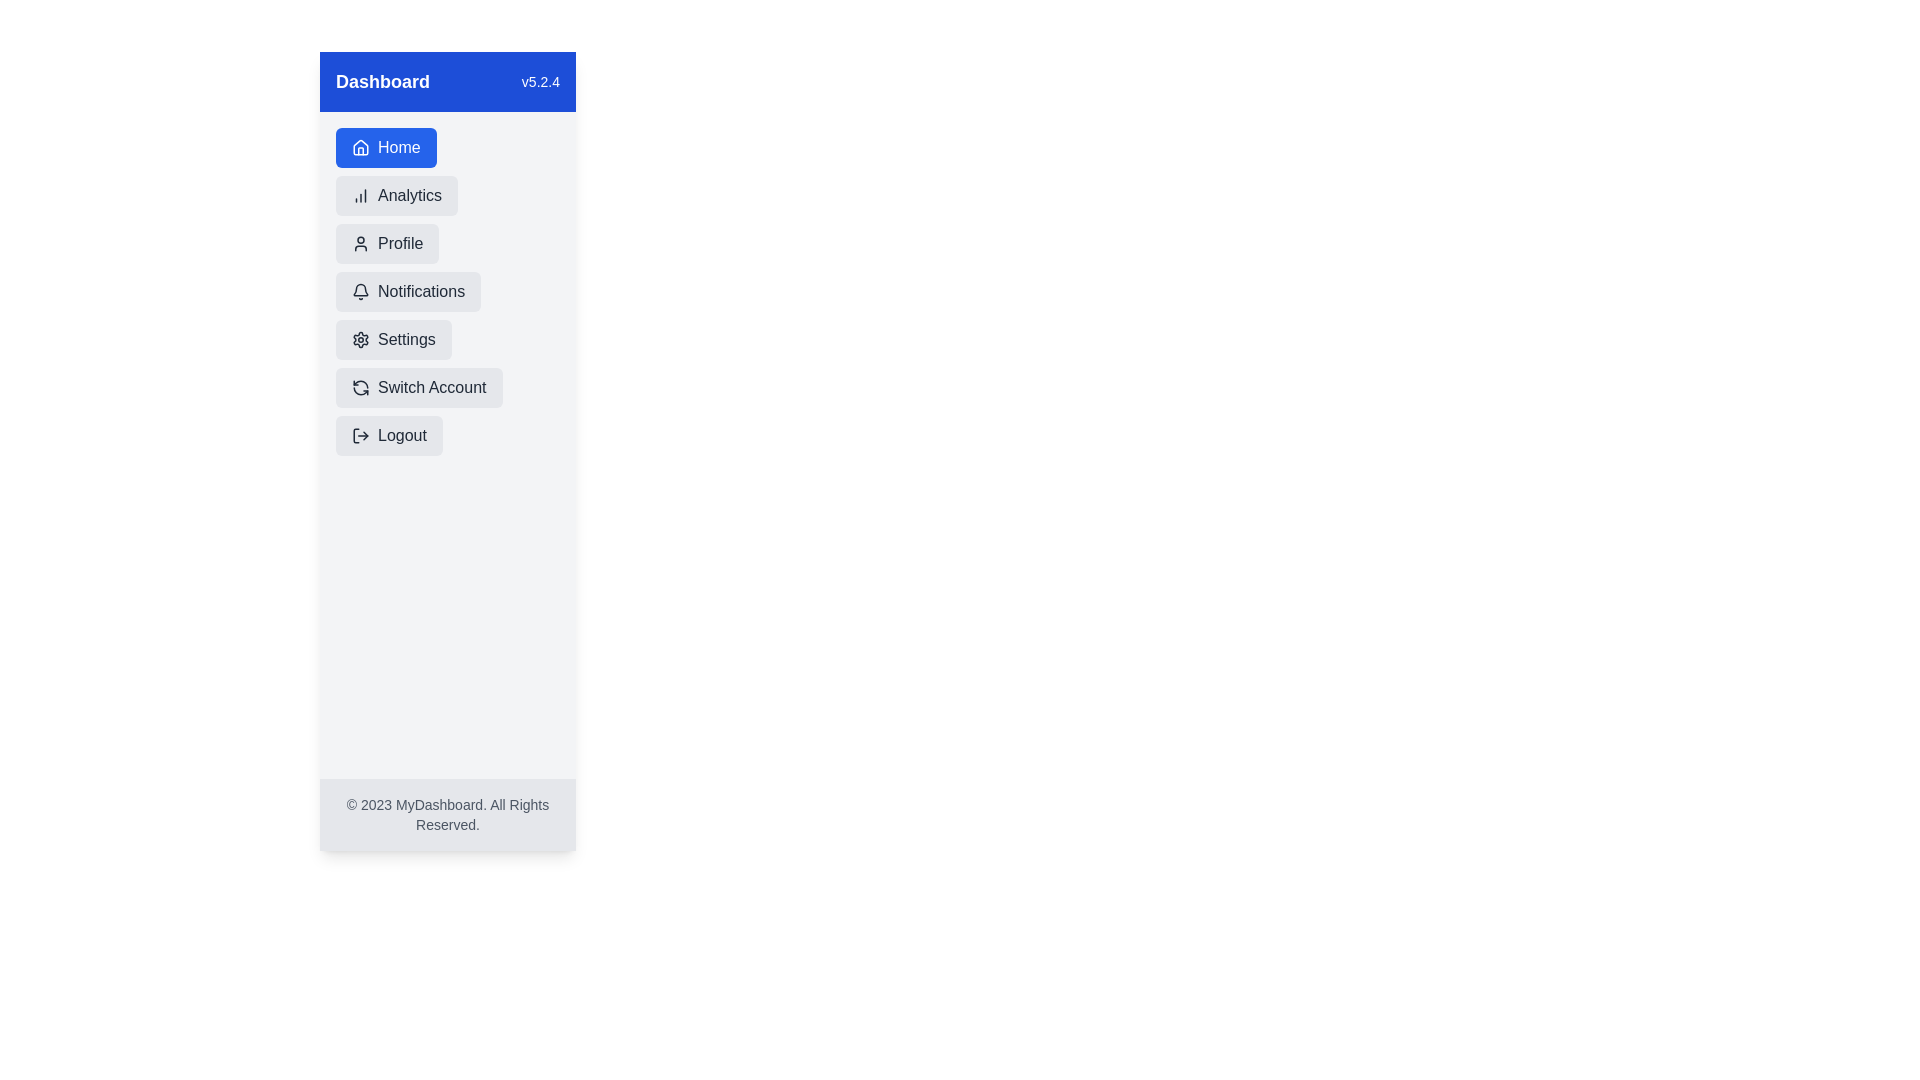 This screenshot has width=1920, height=1080. I want to click on the SVG logout icon located in the side navigation panel, which features an arrow pointing to the right and is positioned to the left of the 'Logout' label, to log out, so click(360, 434).